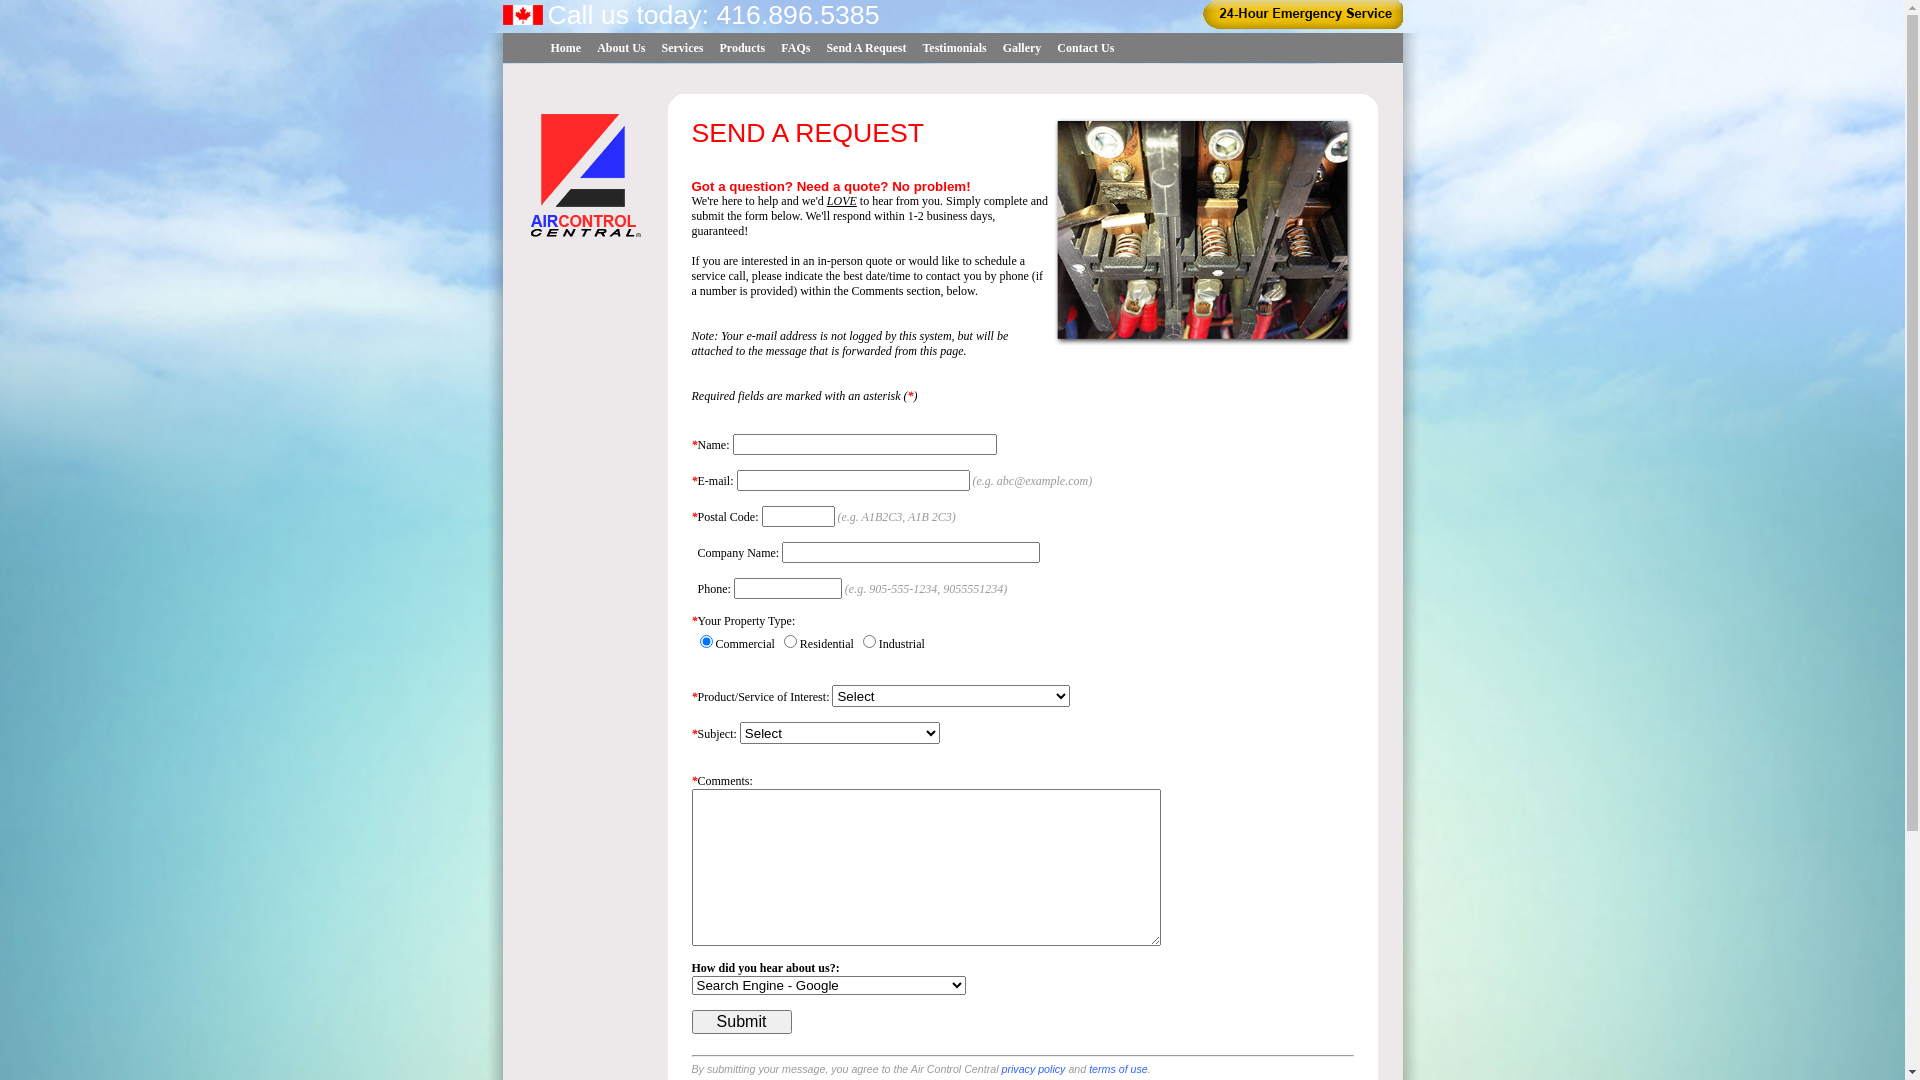  I want to click on 'Send A Request', so click(865, 47).